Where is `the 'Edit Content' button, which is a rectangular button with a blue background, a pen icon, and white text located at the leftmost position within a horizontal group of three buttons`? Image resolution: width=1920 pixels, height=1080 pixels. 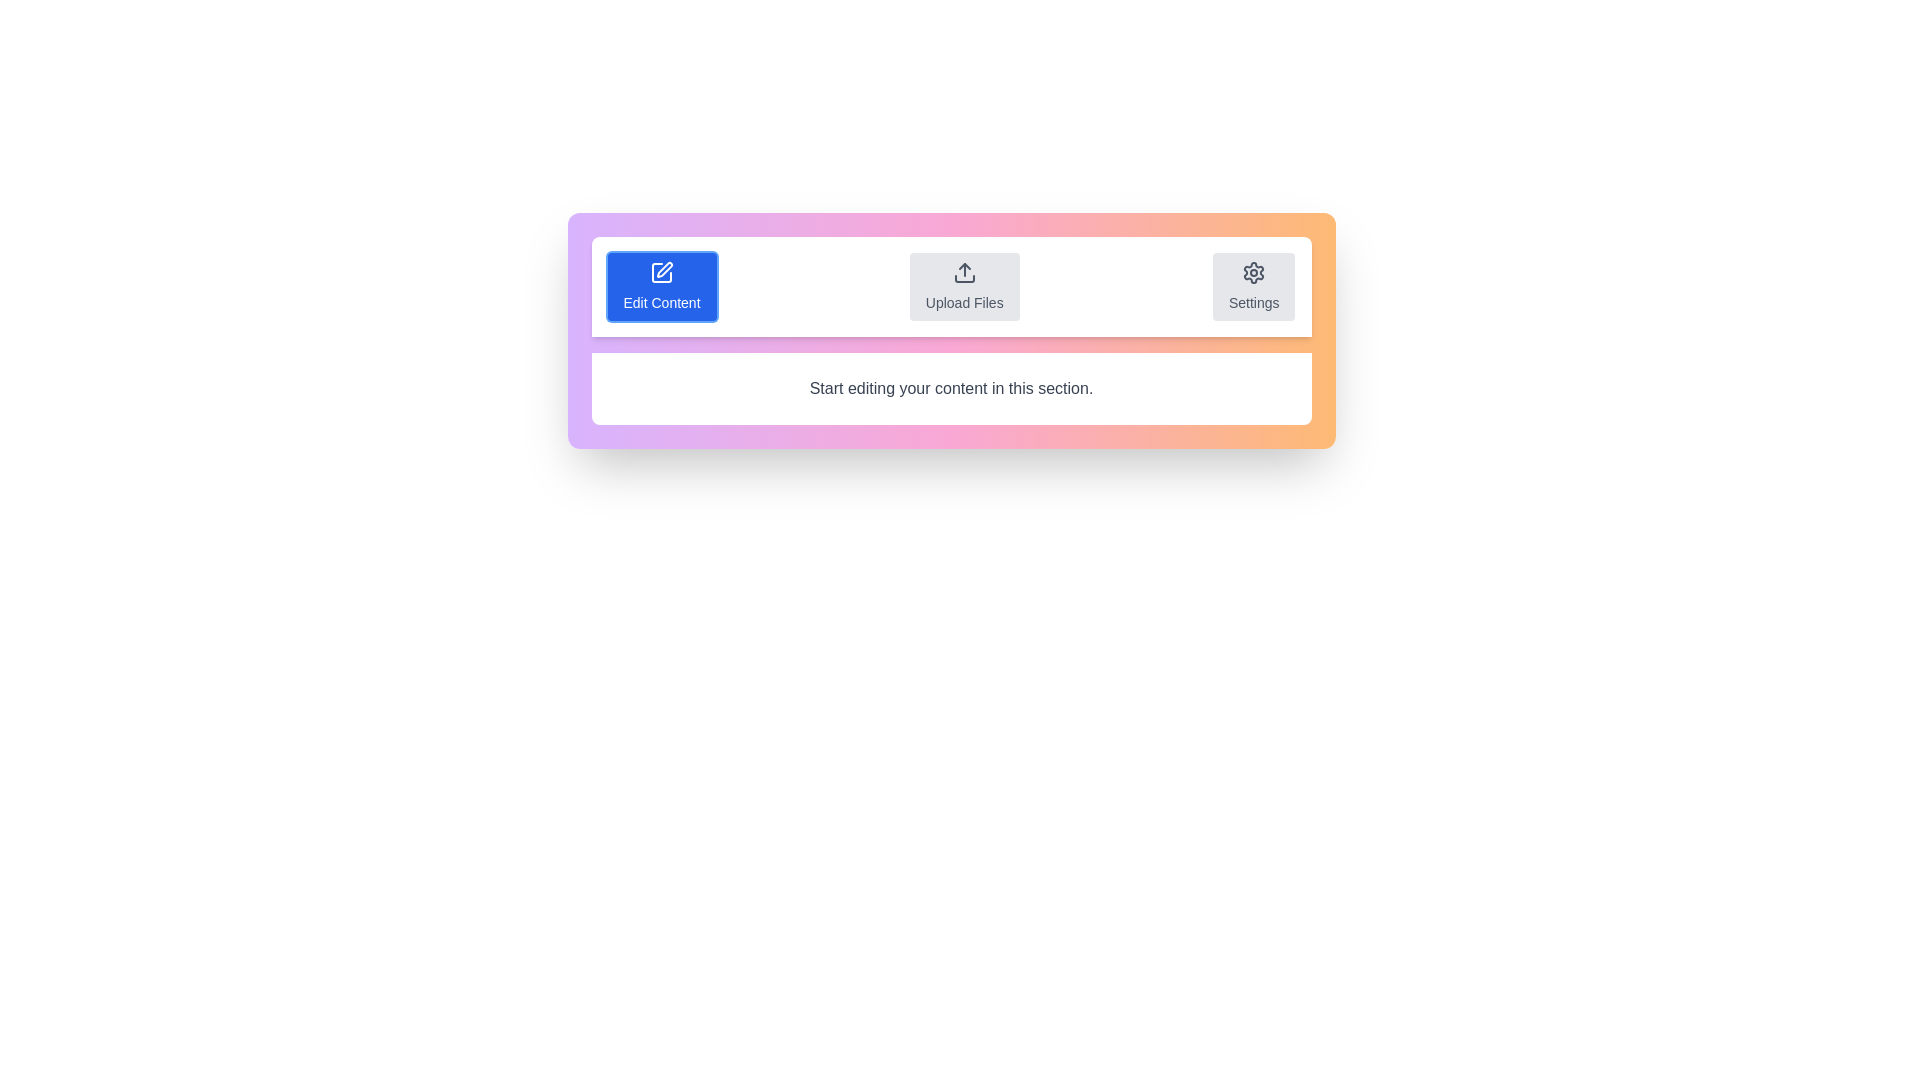
the 'Edit Content' button, which is a rectangular button with a blue background, a pen icon, and white text located at the leftmost position within a horizontal group of three buttons is located at coordinates (662, 286).